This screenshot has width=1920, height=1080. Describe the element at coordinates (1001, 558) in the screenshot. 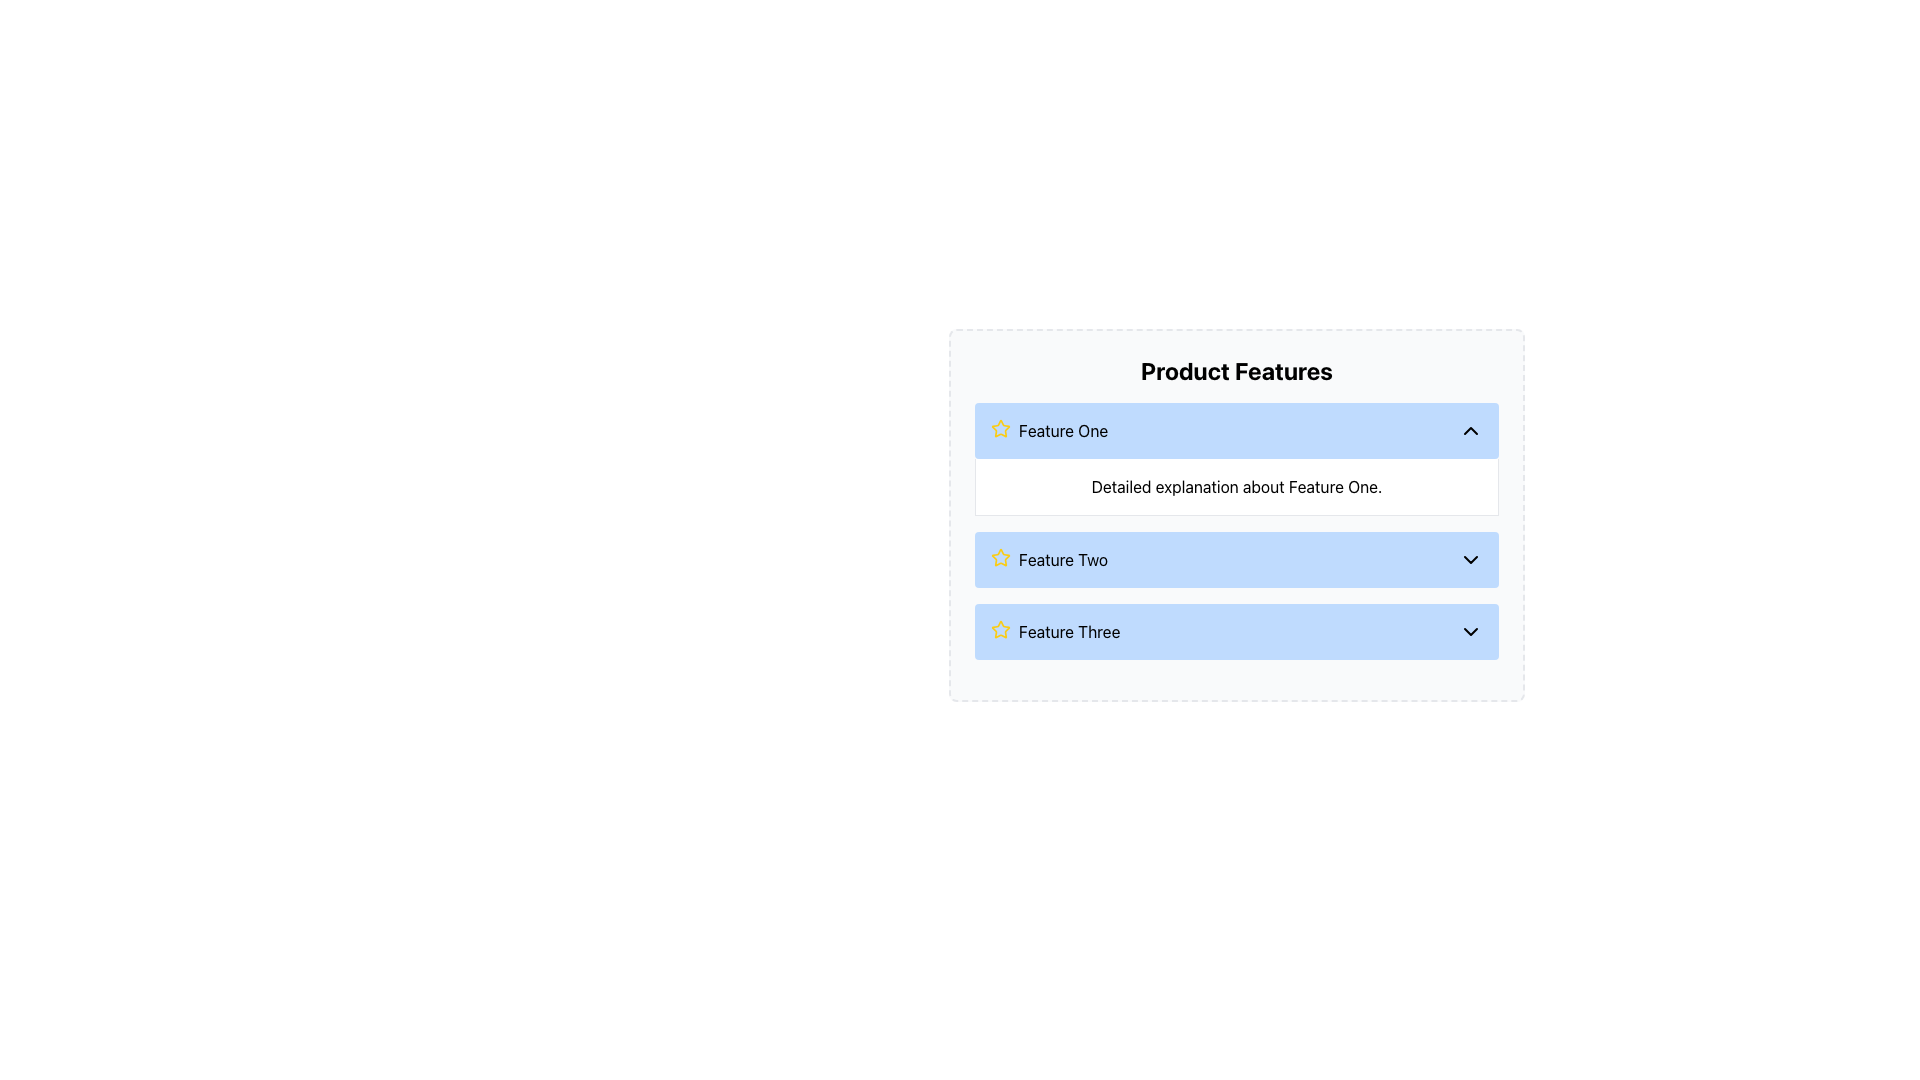

I see `the star icon that indicates a highlighted or featured item, adjacent to the text 'Feature Two'` at that location.